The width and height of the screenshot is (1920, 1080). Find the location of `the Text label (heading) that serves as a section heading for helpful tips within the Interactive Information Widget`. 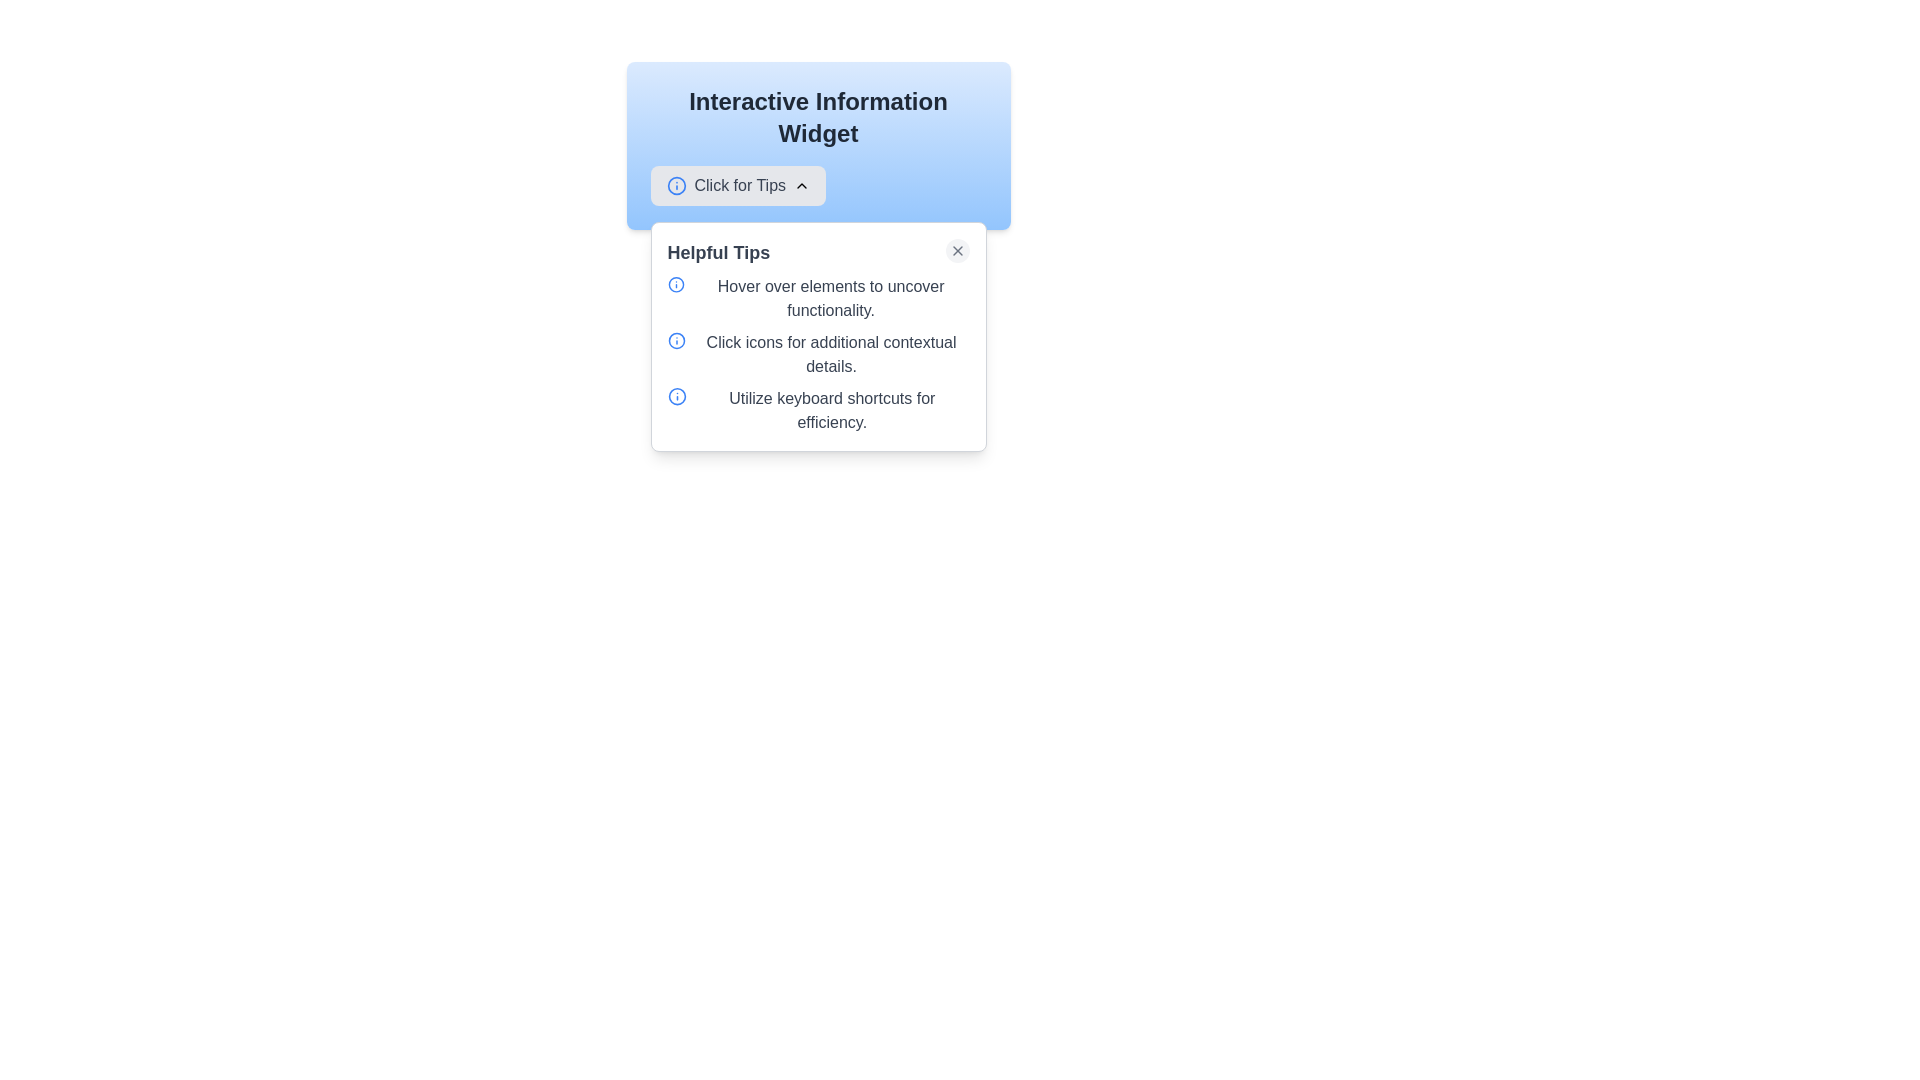

the Text label (heading) that serves as a section heading for helpful tips within the Interactive Information Widget is located at coordinates (718, 252).